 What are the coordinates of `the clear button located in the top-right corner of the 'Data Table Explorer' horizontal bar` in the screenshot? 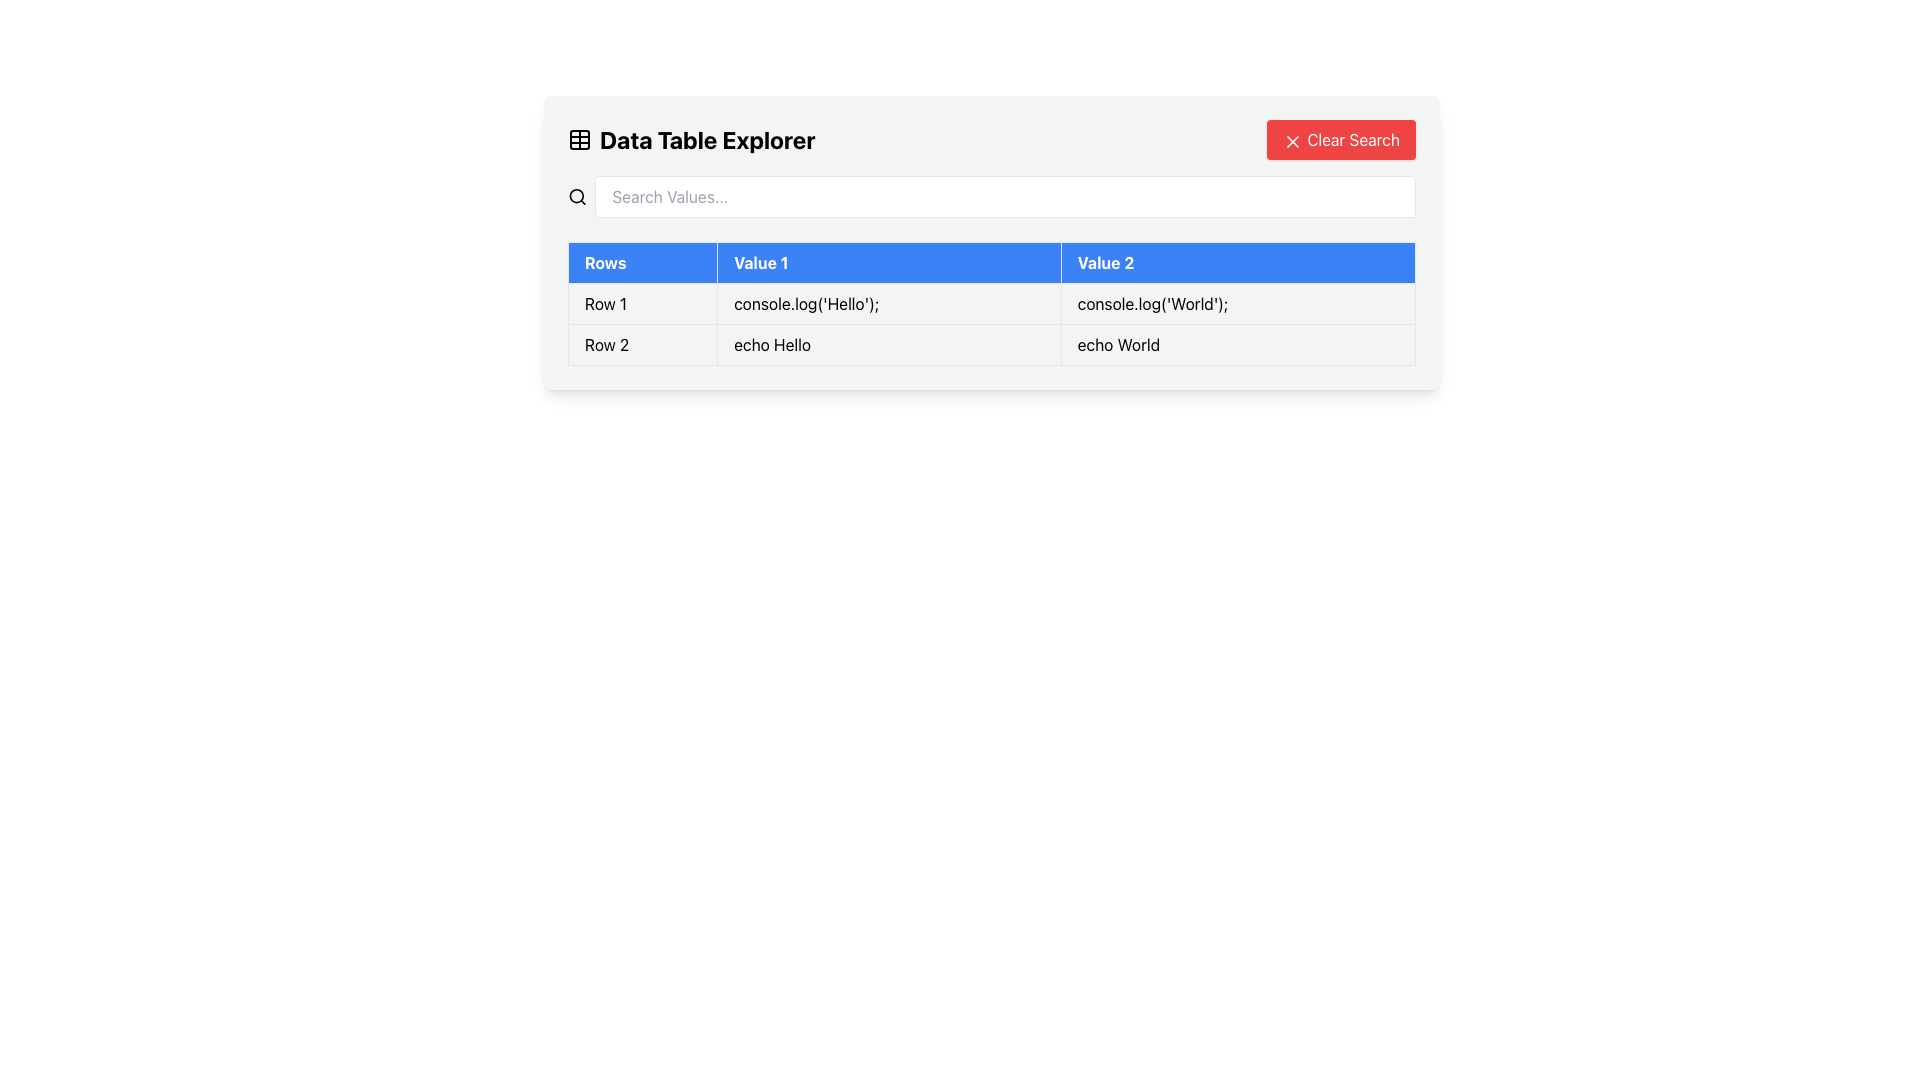 It's located at (1341, 138).